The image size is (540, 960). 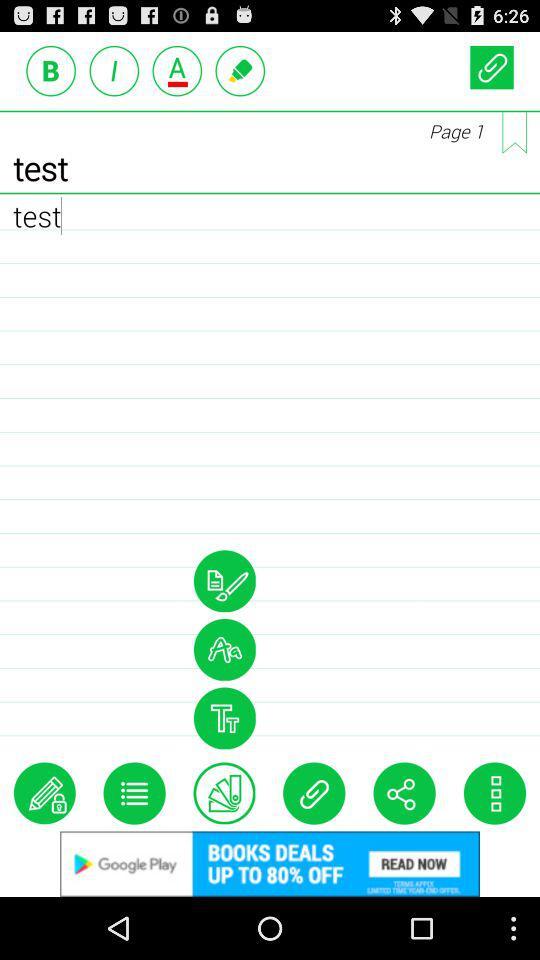 What do you see at coordinates (514, 131) in the screenshot?
I see `multiple notebooks for every subject and avoid messing up your notes` at bounding box center [514, 131].